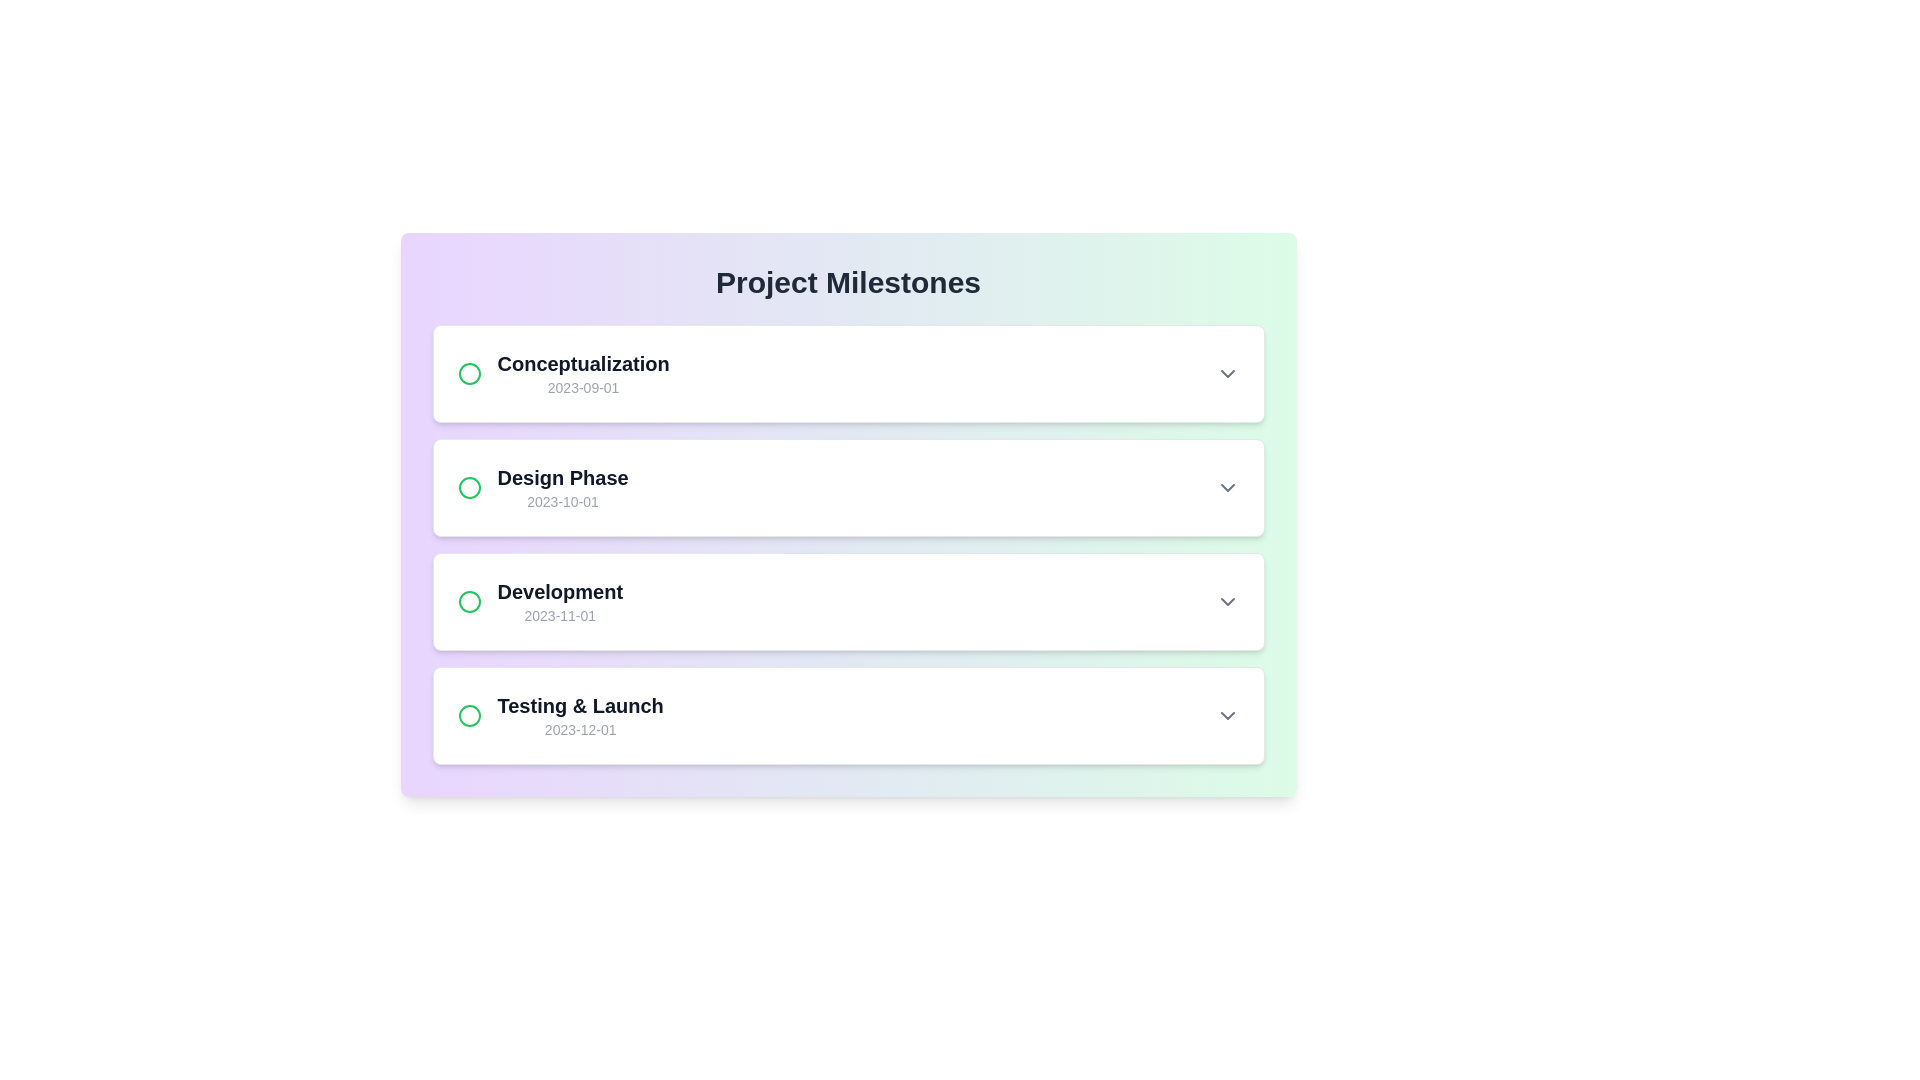 The height and width of the screenshot is (1080, 1920). Describe the element at coordinates (468, 374) in the screenshot. I see `the graphical circle indicator with a green outline located near the top left of the first list item in the 'Project Milestones' section, adjacent to the text 'Conceptualization'` at that location.